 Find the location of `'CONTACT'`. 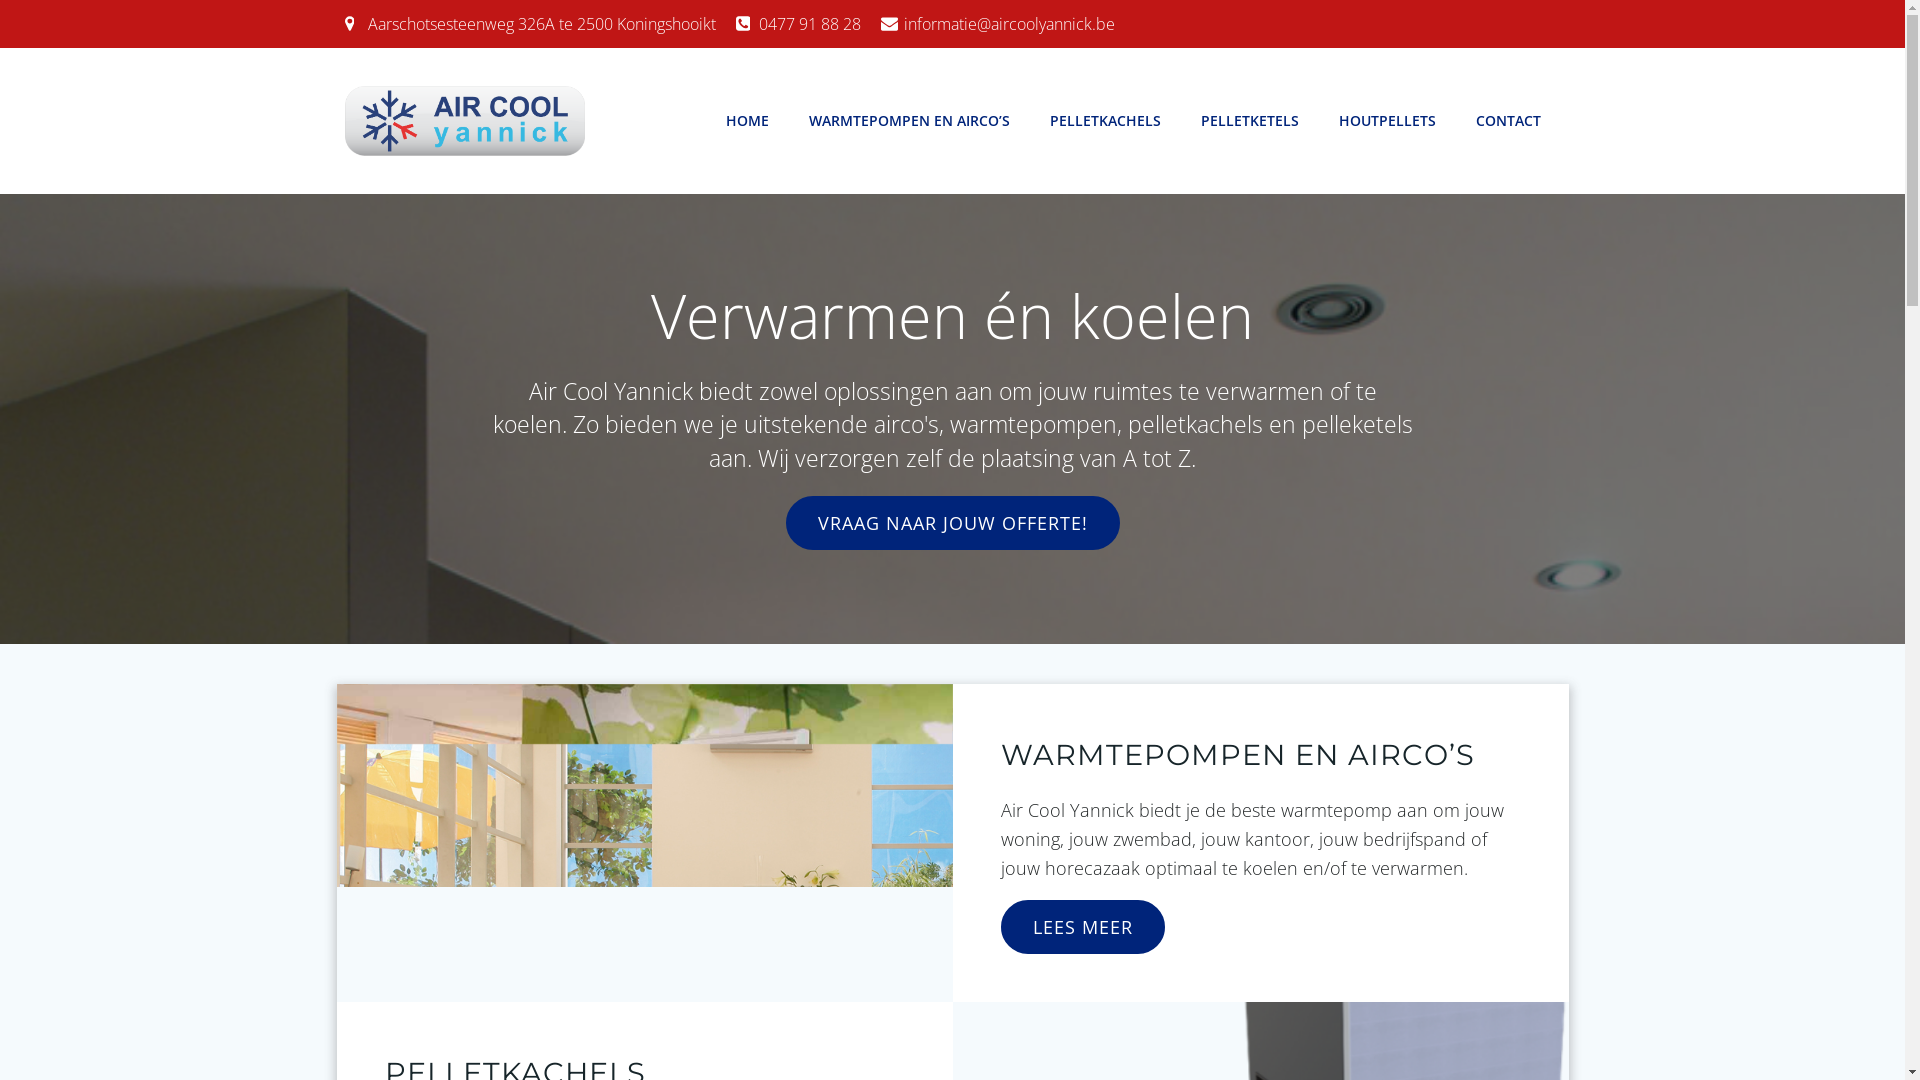

'CONTACT' is located at coordinates (1508, 120).